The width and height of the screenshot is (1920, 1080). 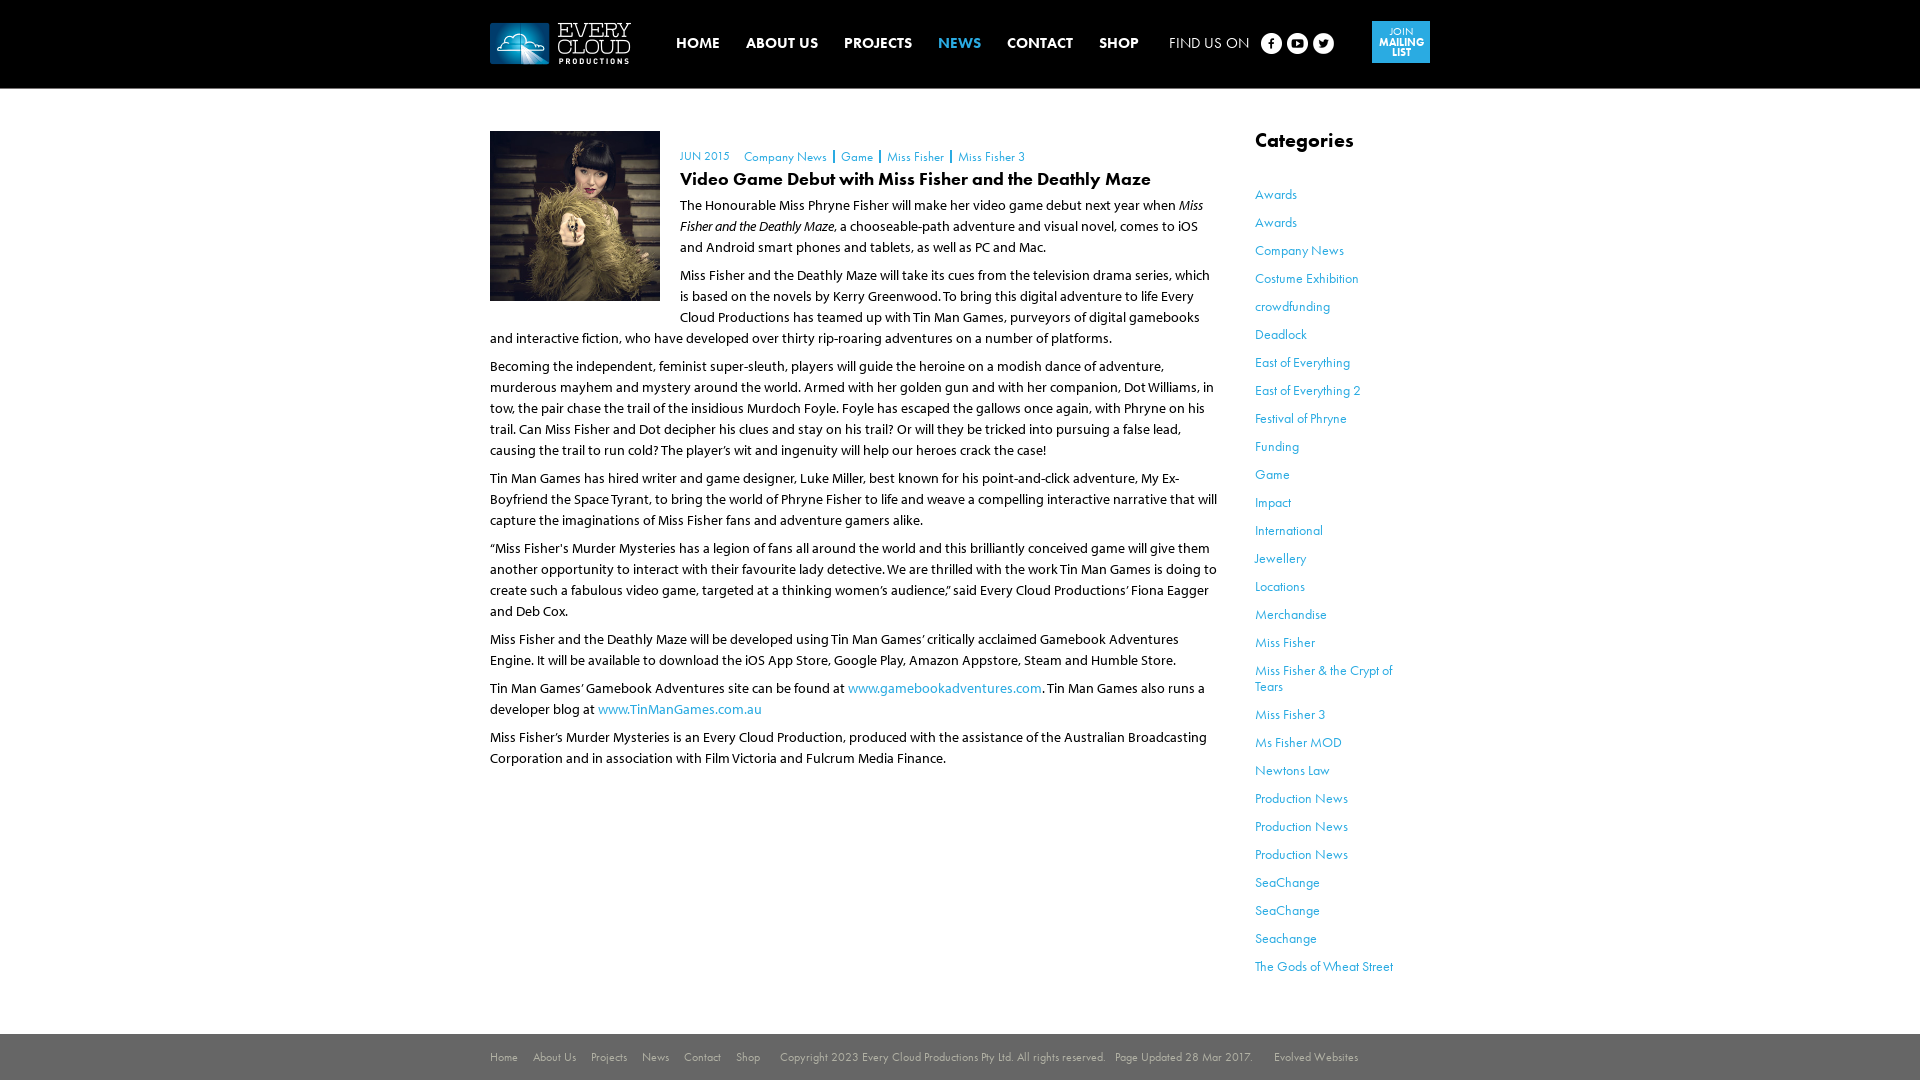 I want to click on 'www.TinManGames.com.au', so click(x=680, y=708).